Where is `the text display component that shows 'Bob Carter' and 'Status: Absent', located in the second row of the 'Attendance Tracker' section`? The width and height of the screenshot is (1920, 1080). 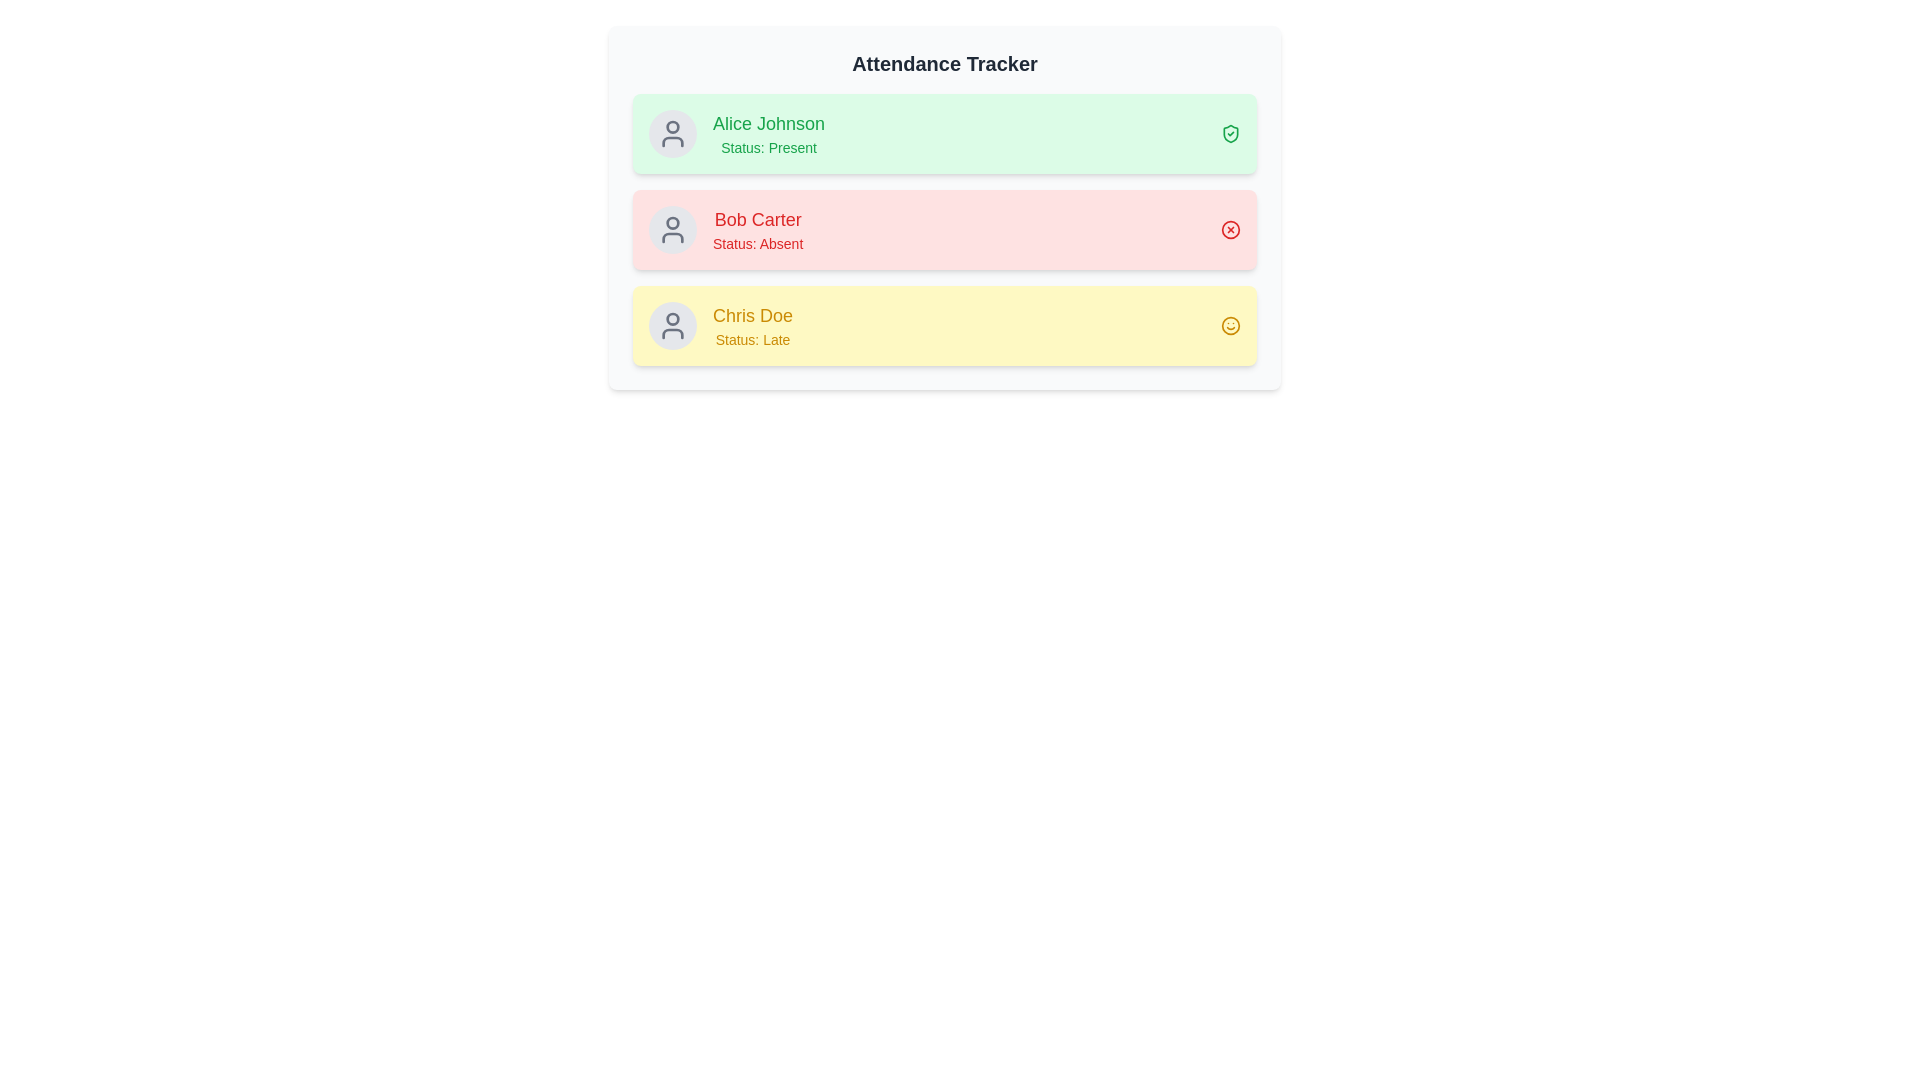 the text display component that shows 'Bob Carter' and 'Status: Absent', located in the second row of the 'Attendance Tracker' section is located at coordinates (757, 229).